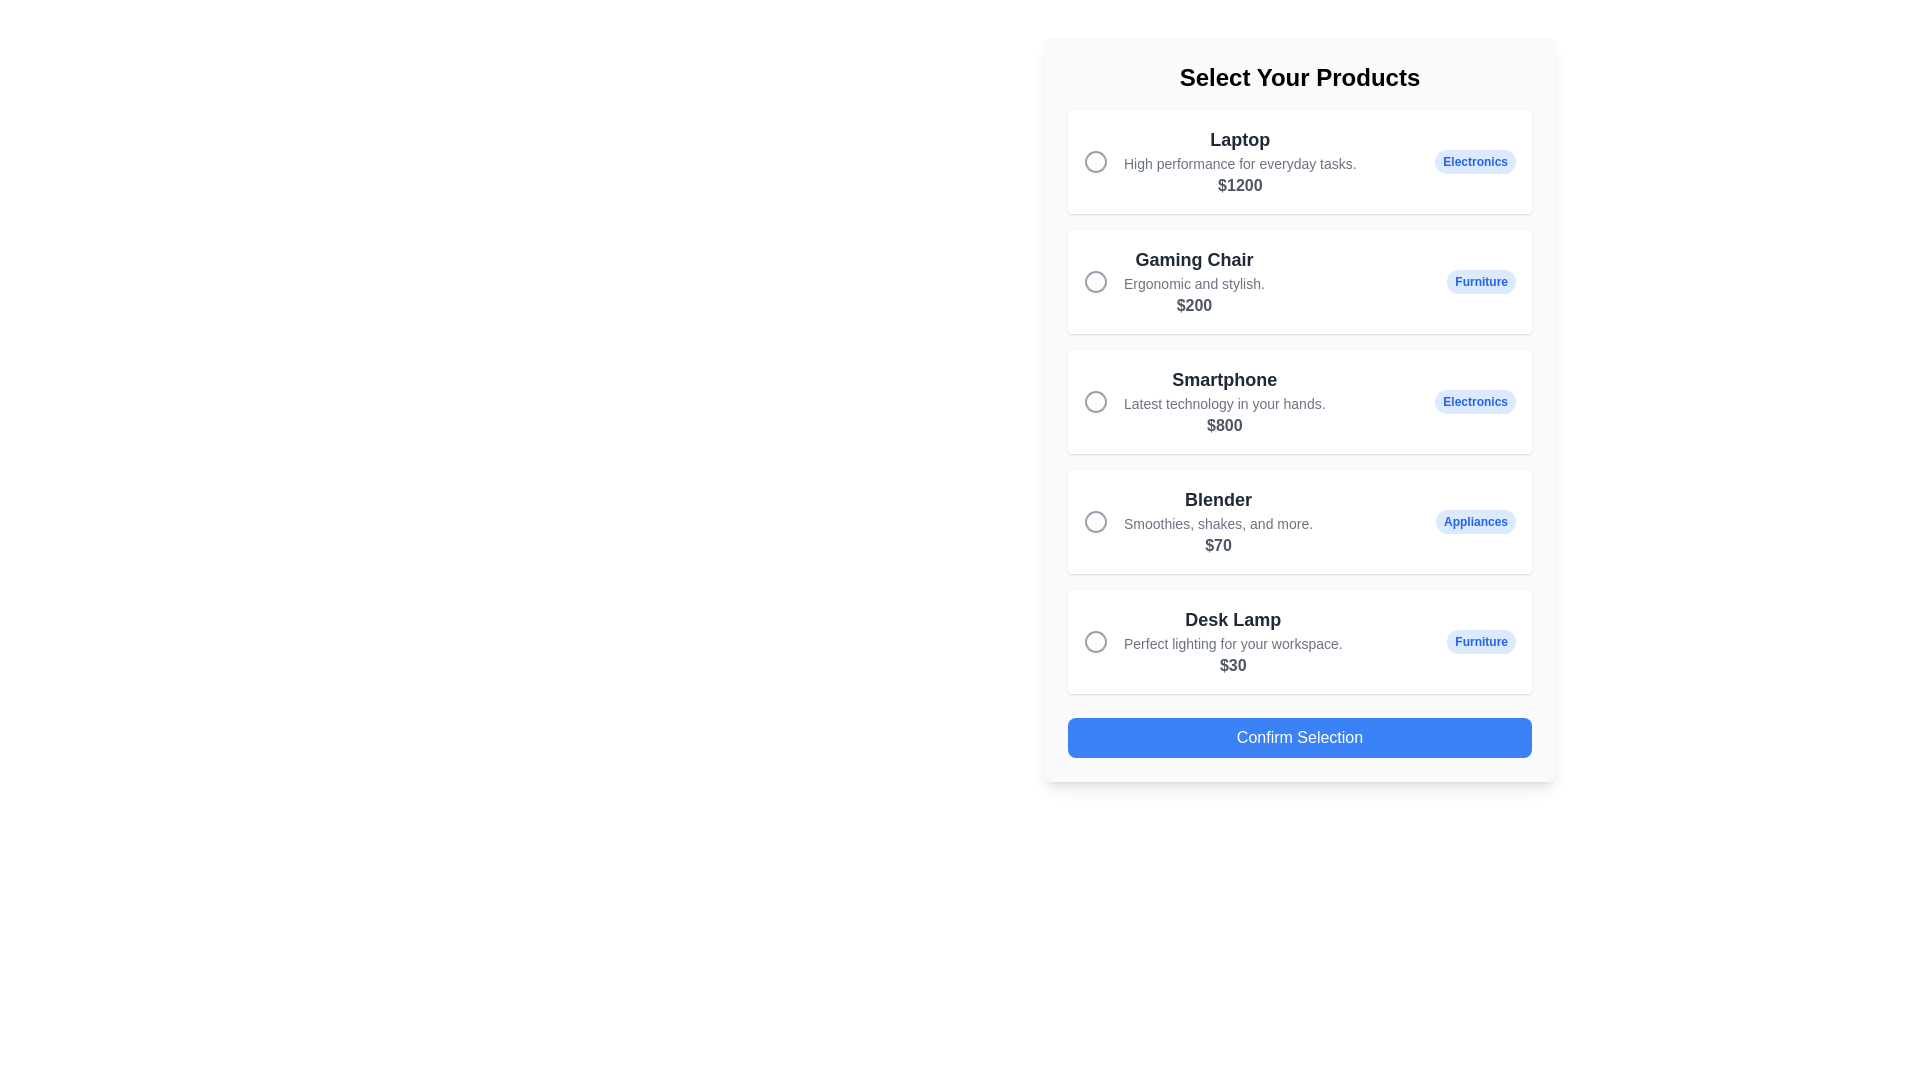 This screenshot has width=1920, height=1080. I want to click on the first circular icon in the selection list next to the 'Laptop High performance for everyday tasks. $1200 Electronics' option, so click(1094, 161).